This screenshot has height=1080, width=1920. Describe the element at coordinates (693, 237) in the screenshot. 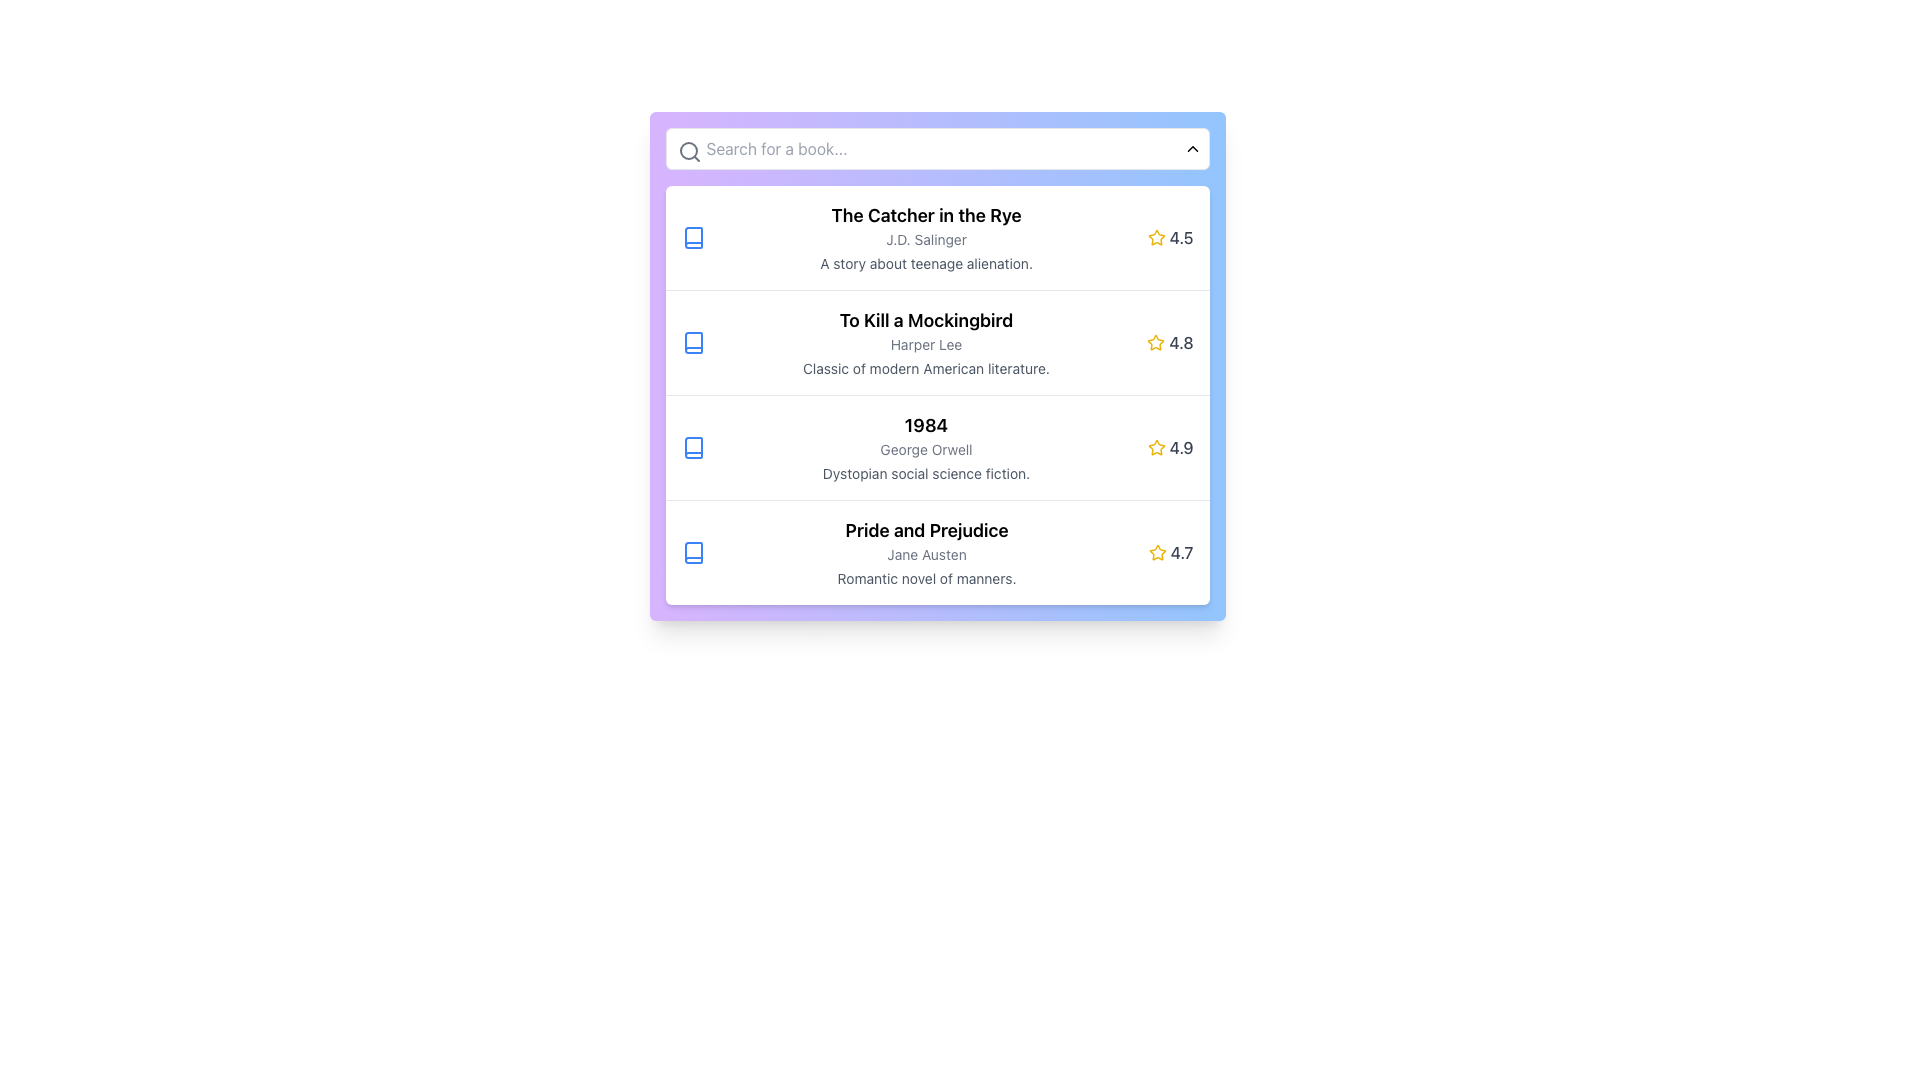

I see `the book icon representing 'The Catcher in the Rye', which is the first icon in a vertical list of books, located to the left of its title and description` at that location.